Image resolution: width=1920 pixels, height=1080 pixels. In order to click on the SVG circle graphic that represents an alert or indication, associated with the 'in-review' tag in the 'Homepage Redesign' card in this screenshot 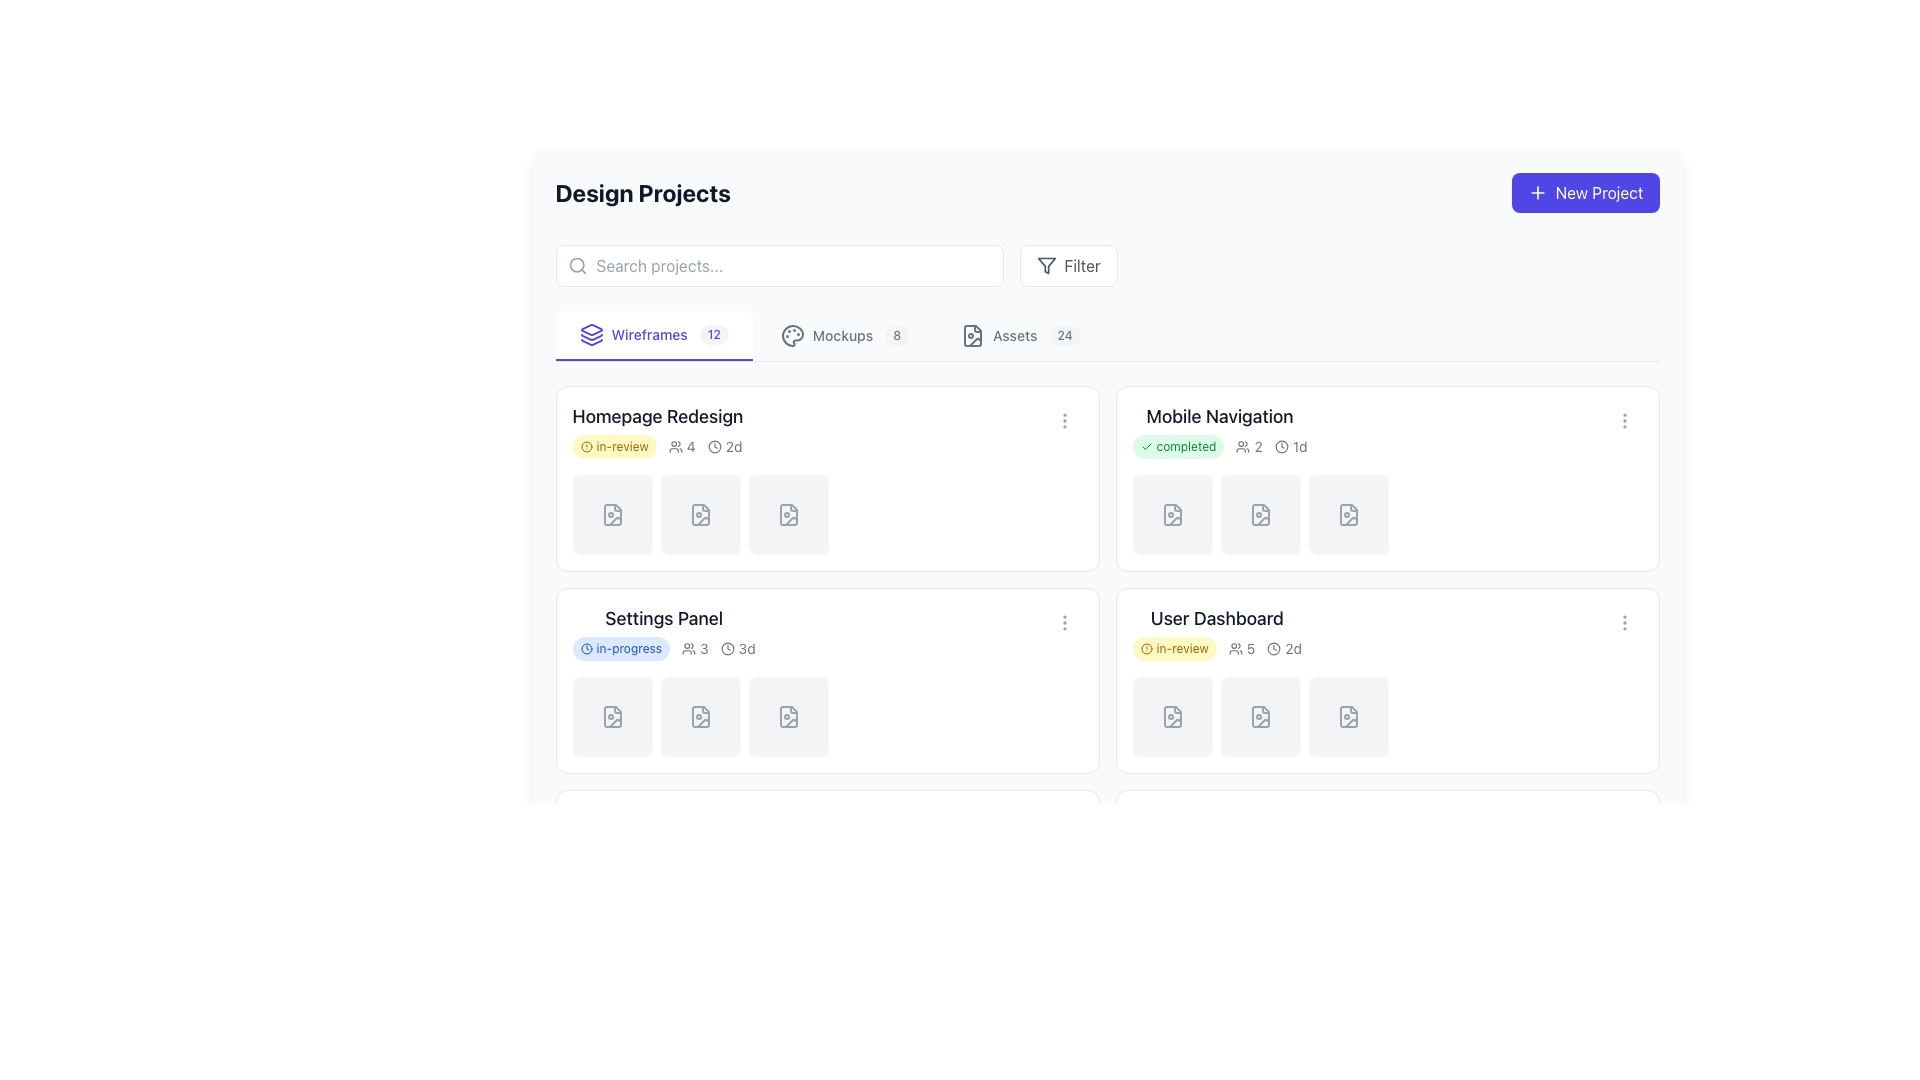, I will do `click(585, 446)`.